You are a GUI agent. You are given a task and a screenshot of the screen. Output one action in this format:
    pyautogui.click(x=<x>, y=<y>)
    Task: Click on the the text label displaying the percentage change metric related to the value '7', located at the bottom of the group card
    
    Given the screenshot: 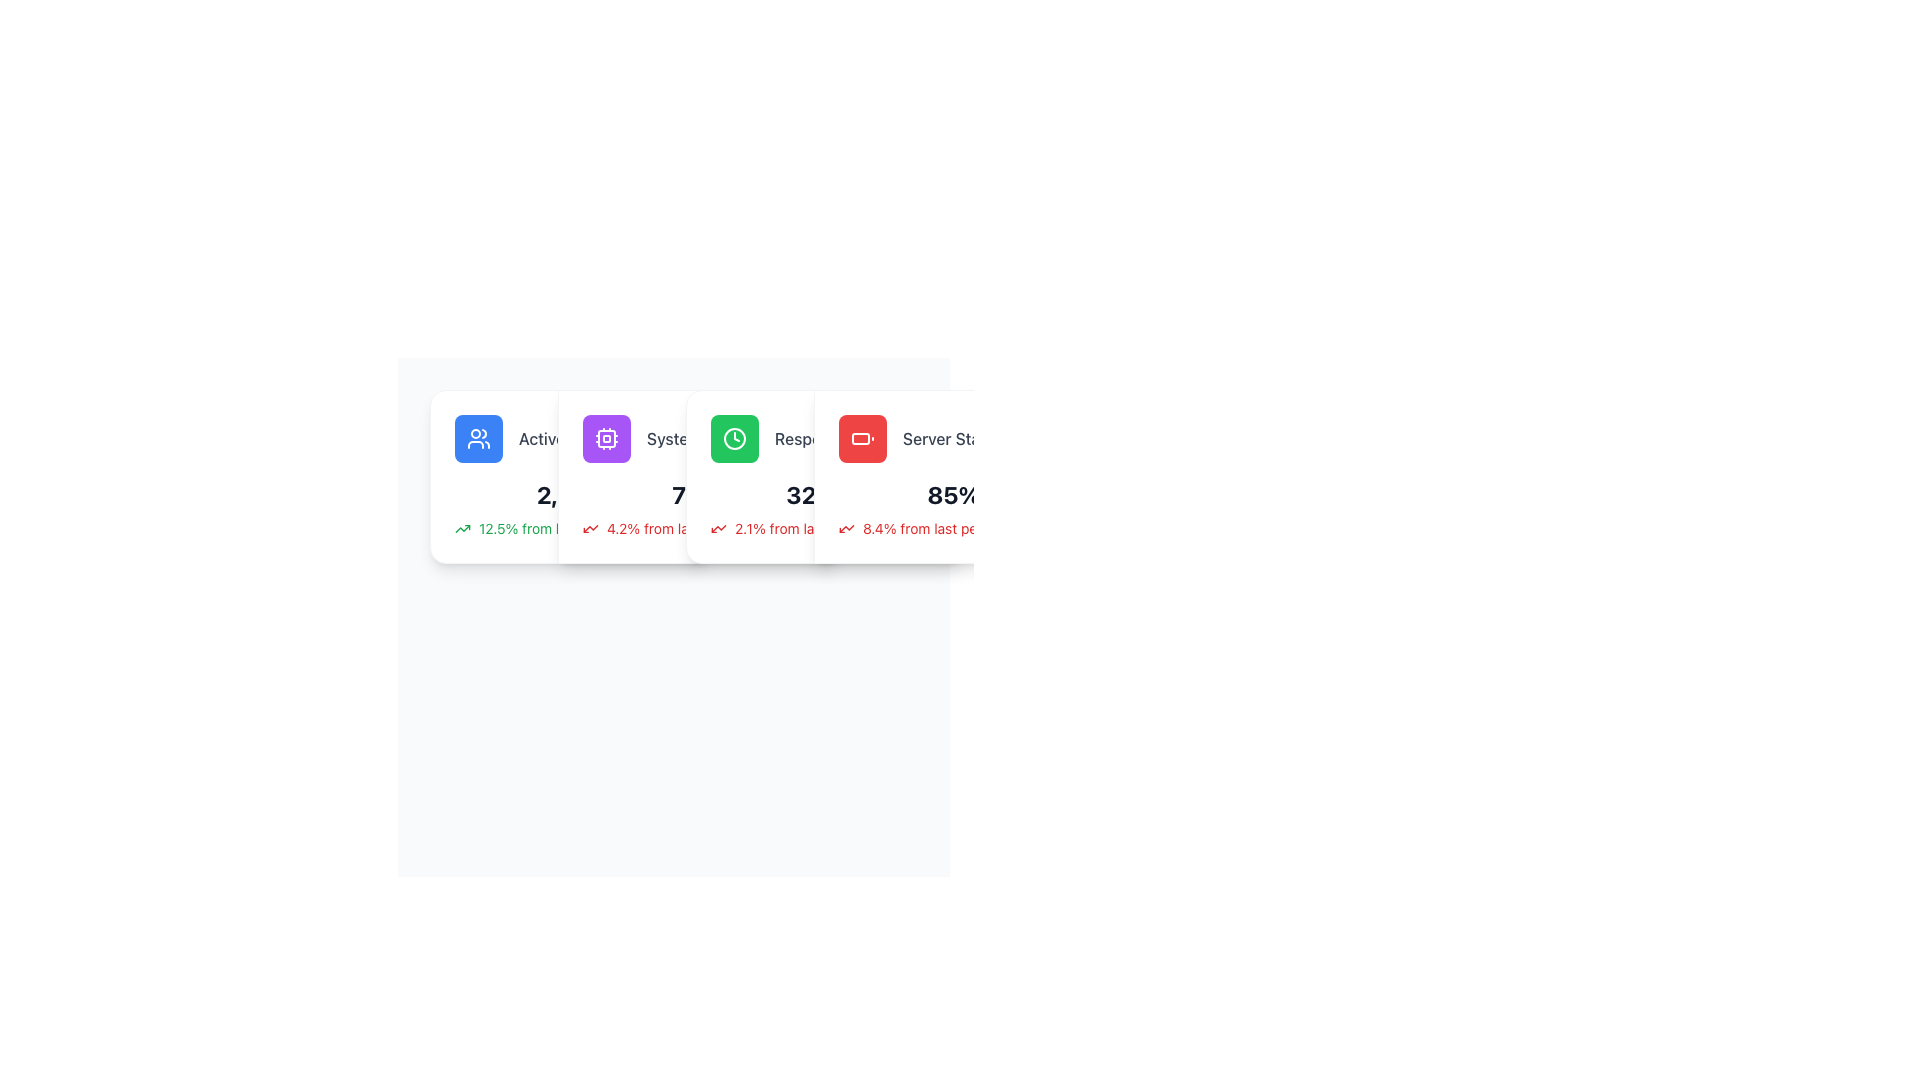 What is the action you would take?
    pyautogui.click(x=676, y=527)
    